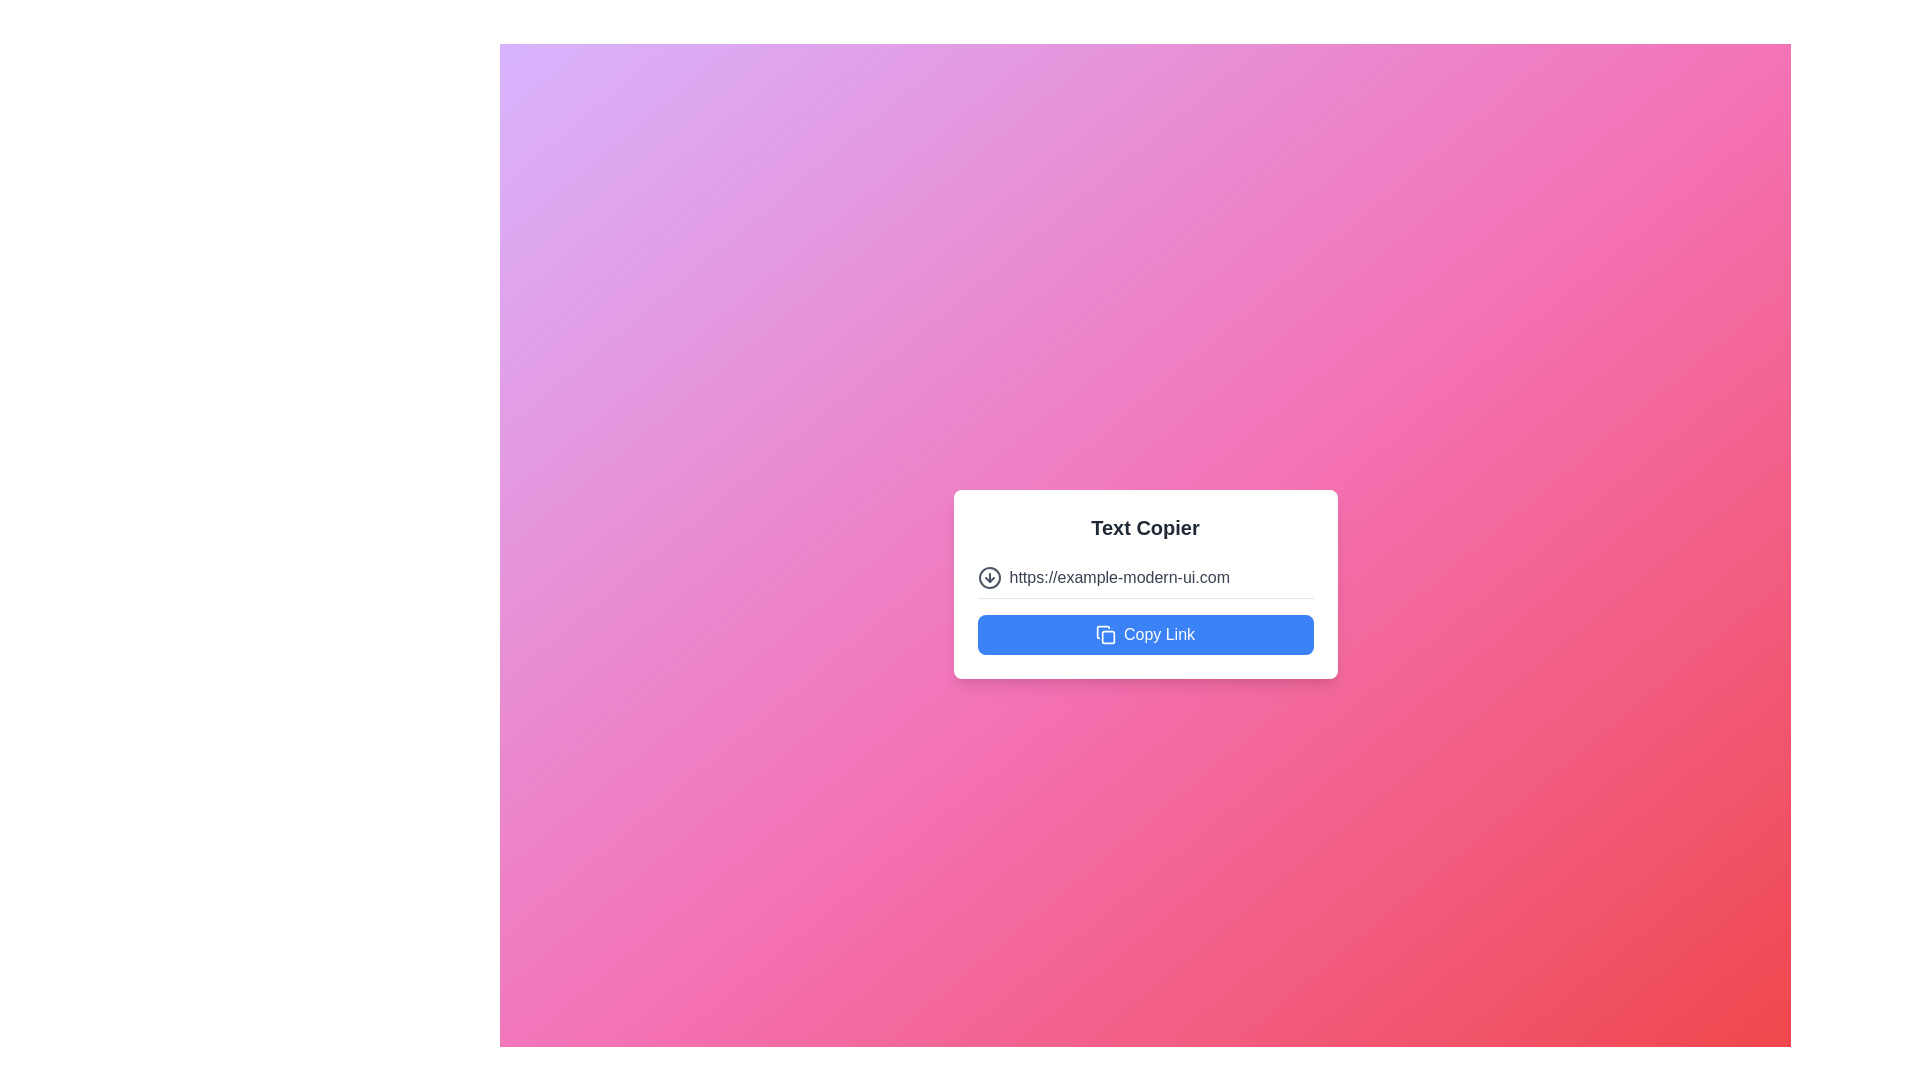 Image resolution: width=1920 pixels, height=1080 pixels. I want to click on the text label reading 'Text Copier', which is styled in bold and large font, positioned at the top-center of the card's content area, so click(1145, 526).